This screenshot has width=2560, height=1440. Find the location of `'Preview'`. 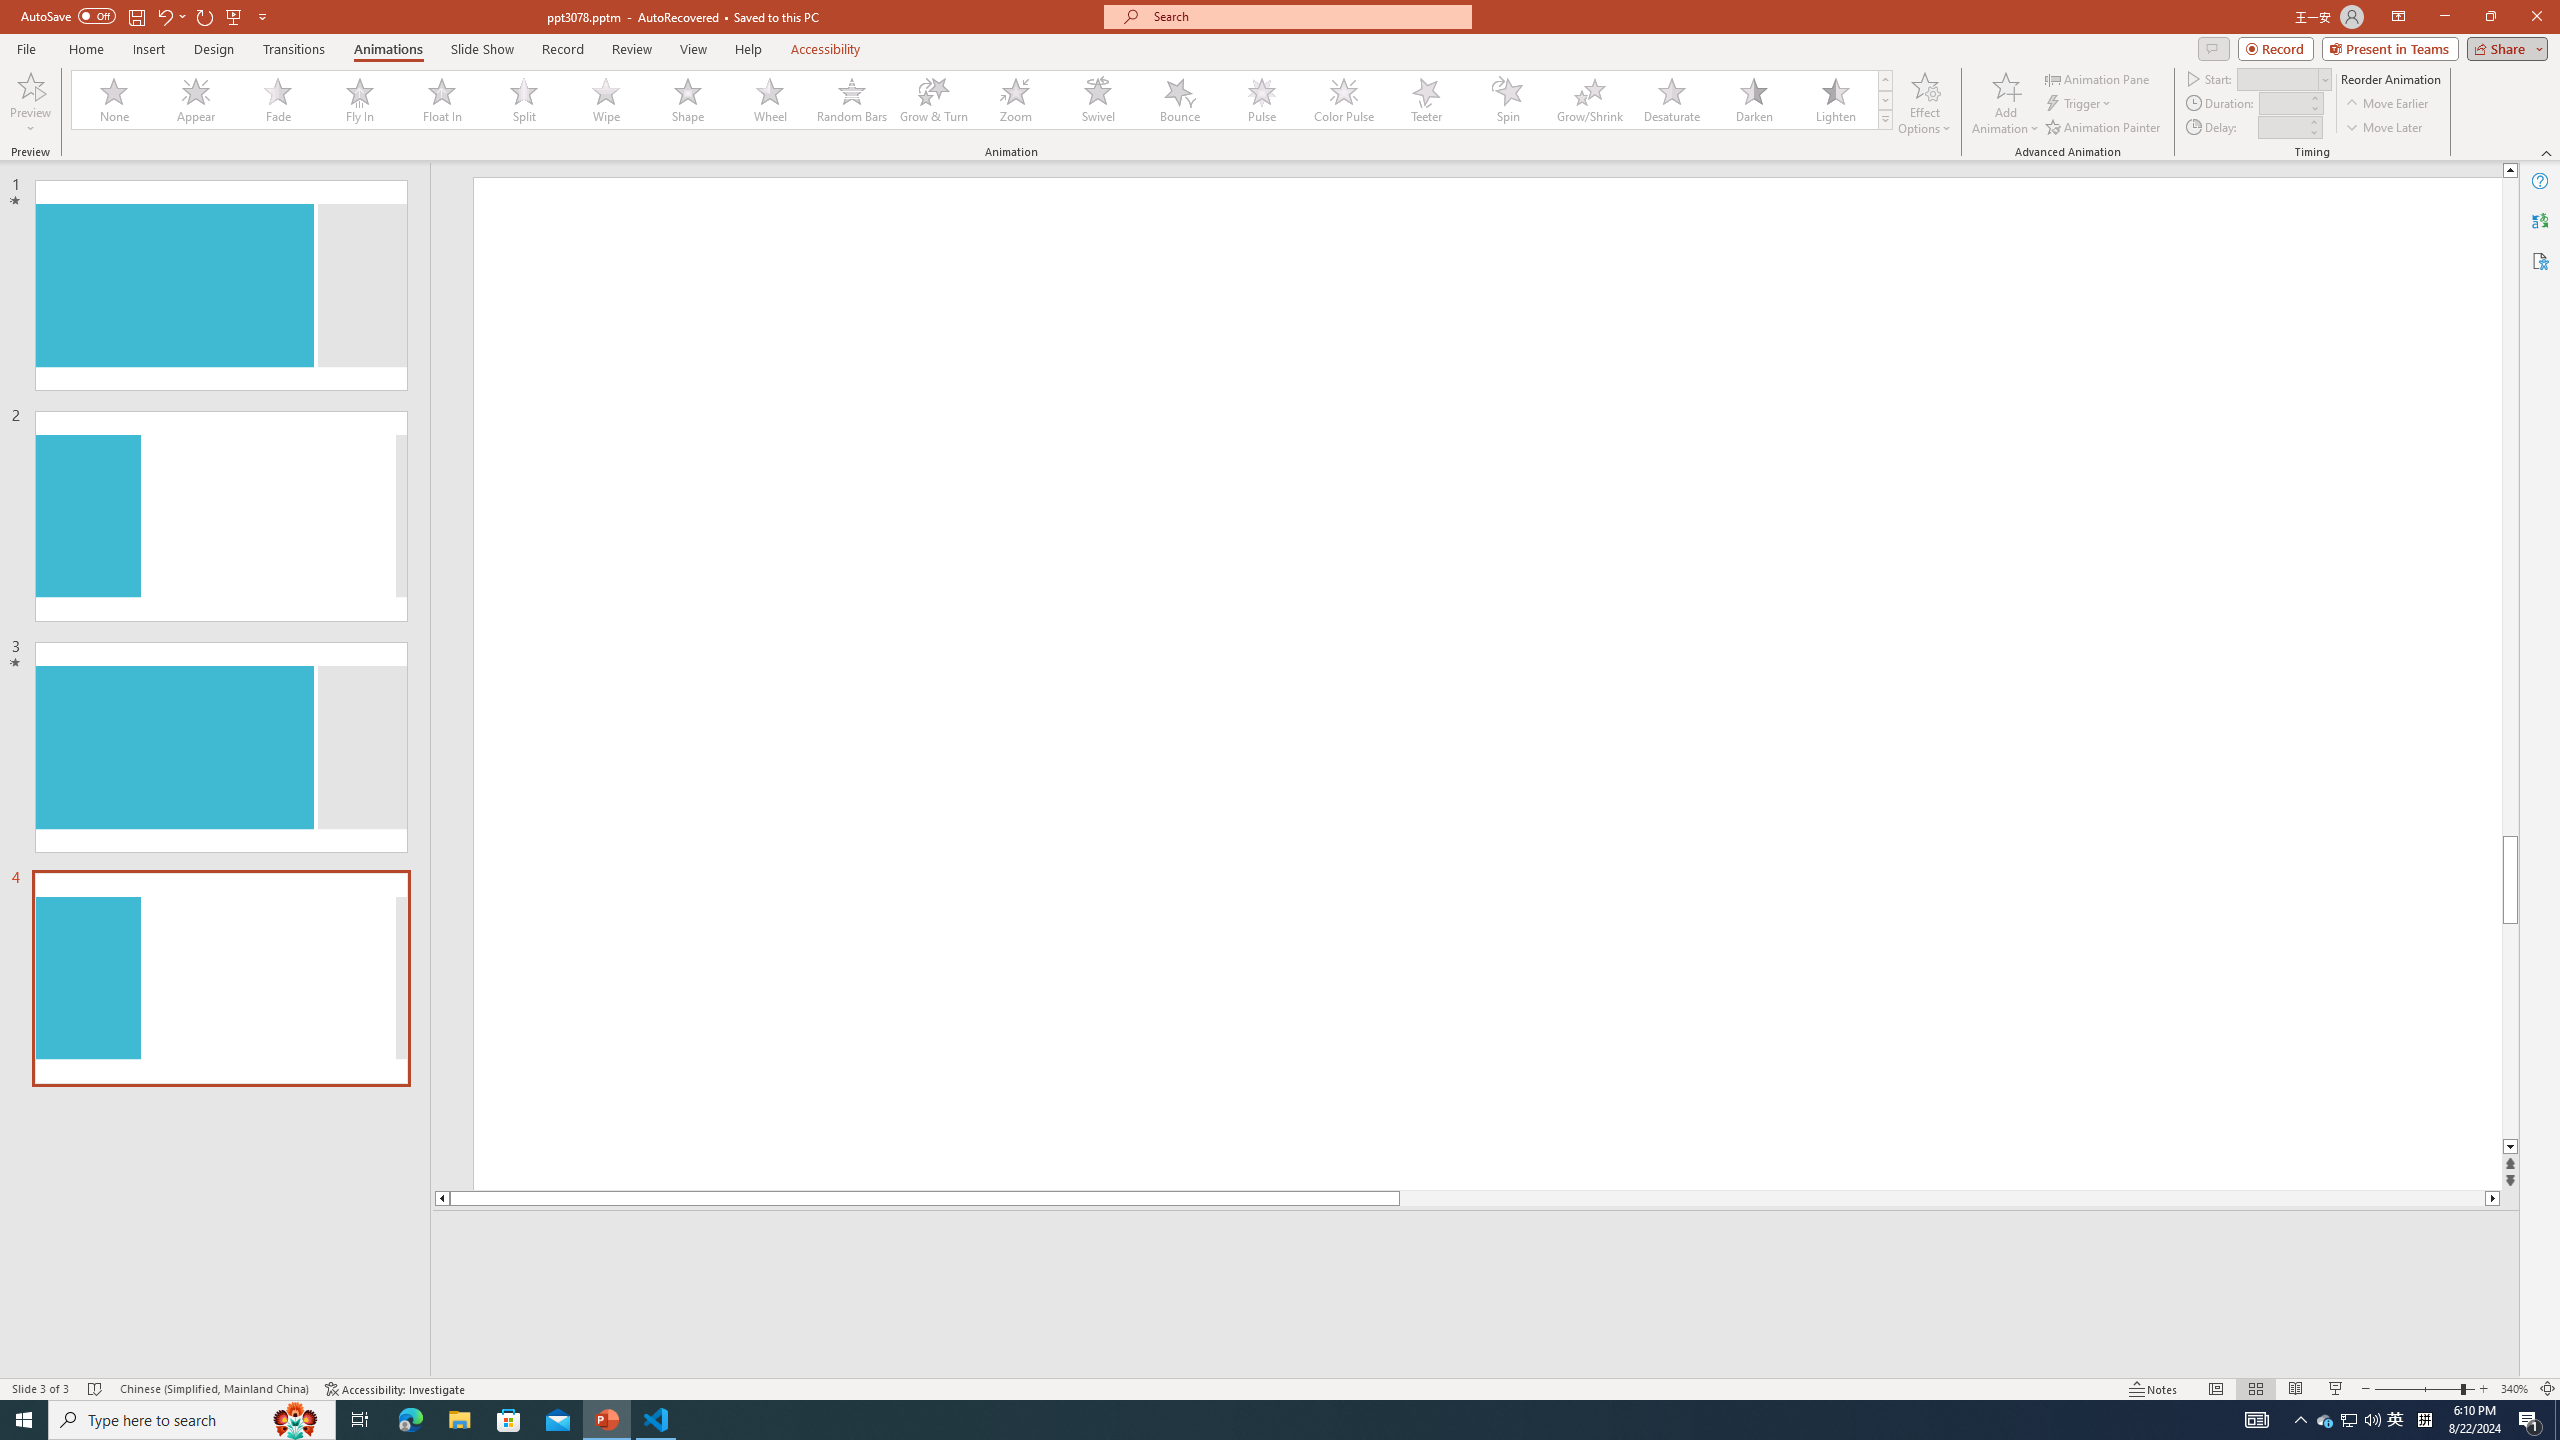

'Preview' is located at coordinates (29, 103).